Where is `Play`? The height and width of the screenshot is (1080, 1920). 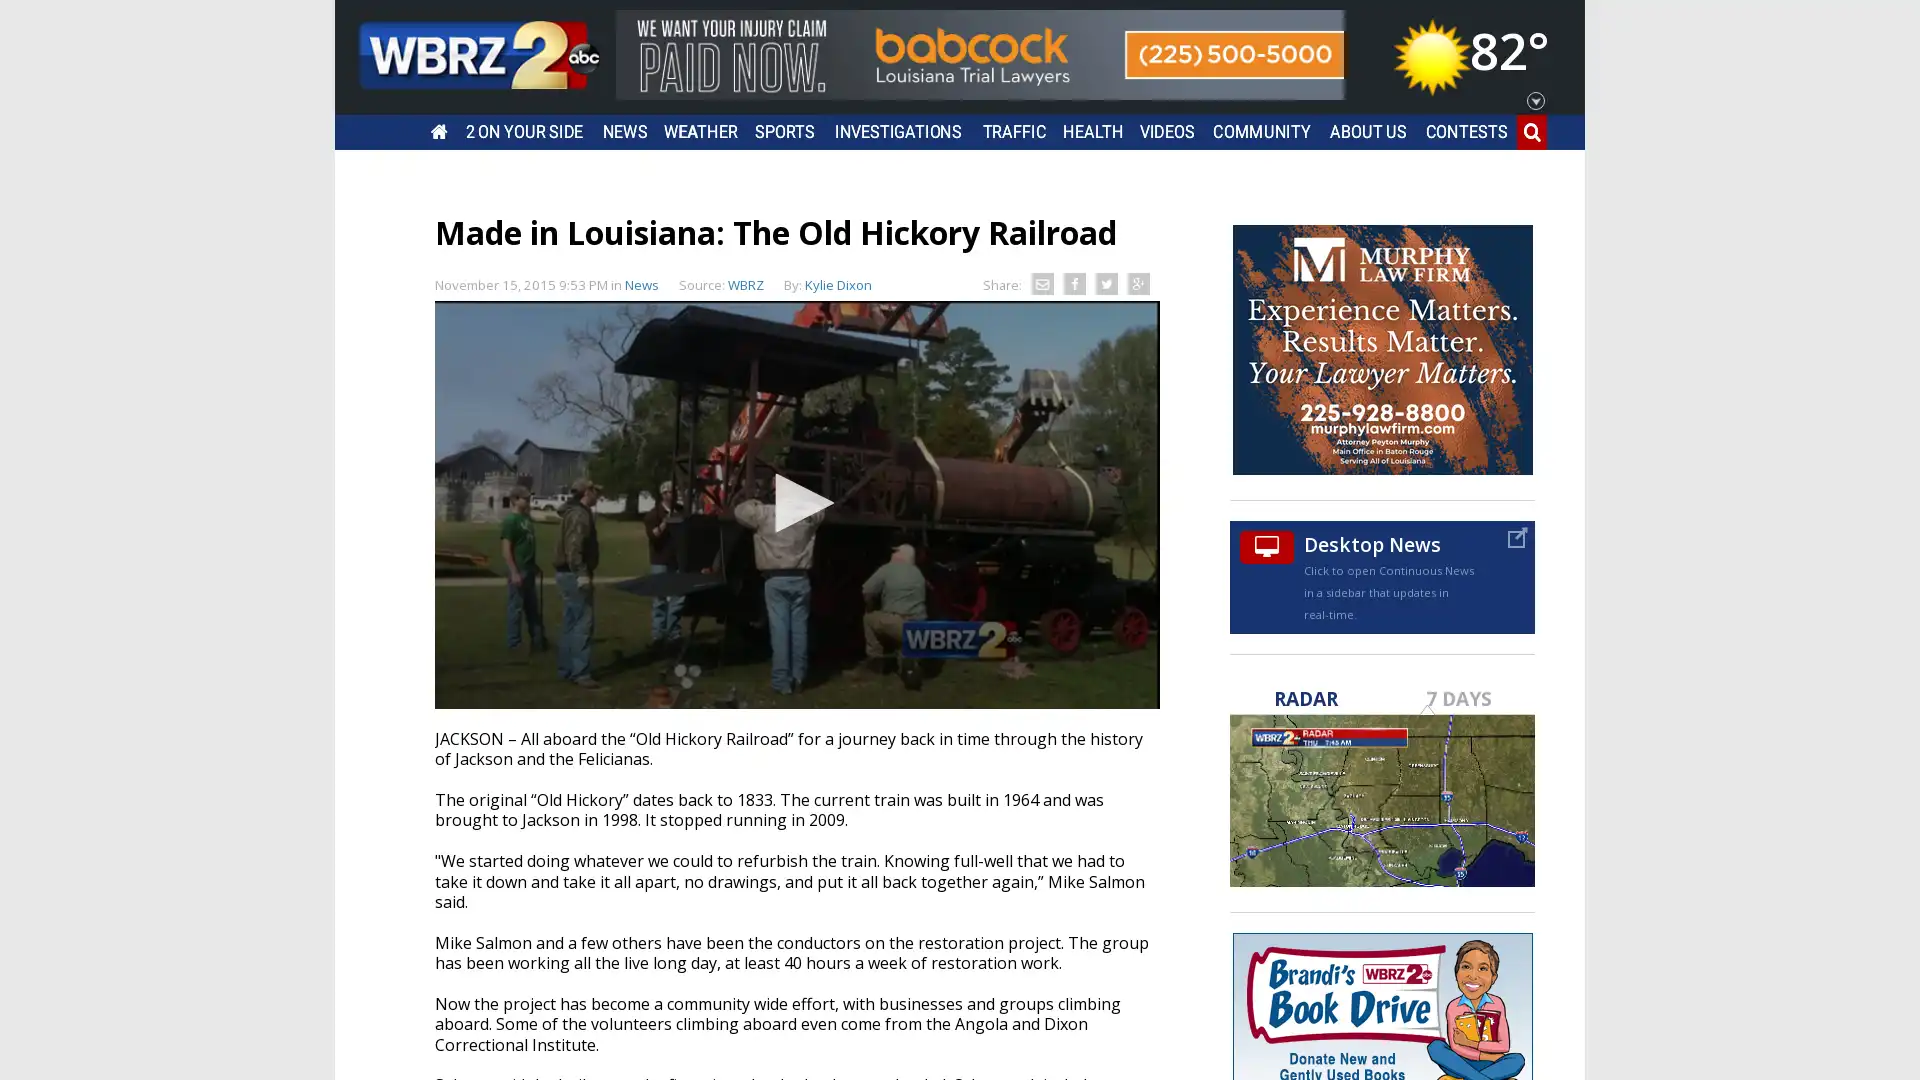 Play is located at coordinates (795, 501).